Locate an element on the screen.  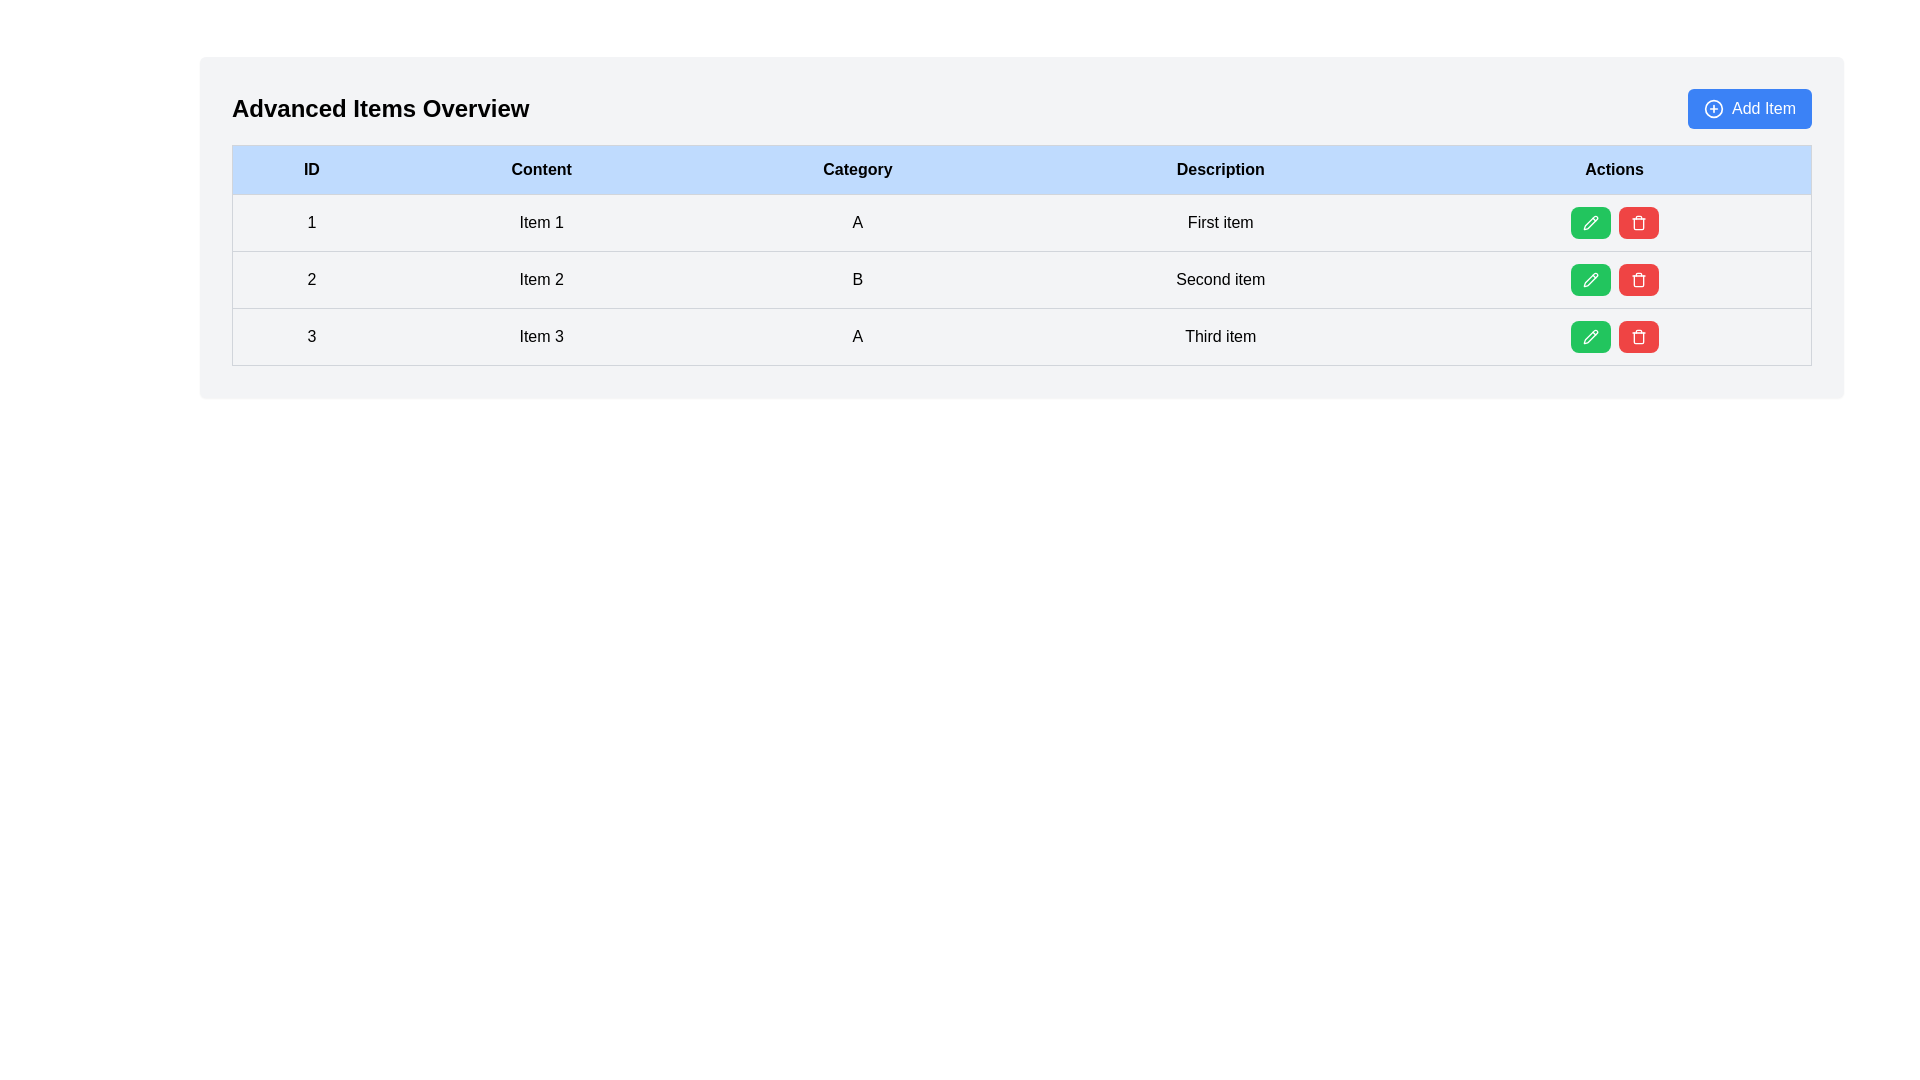
the table cell displaying the text 'First item' in the 'Description' column of the first row is located at coordinates (1219, 223).